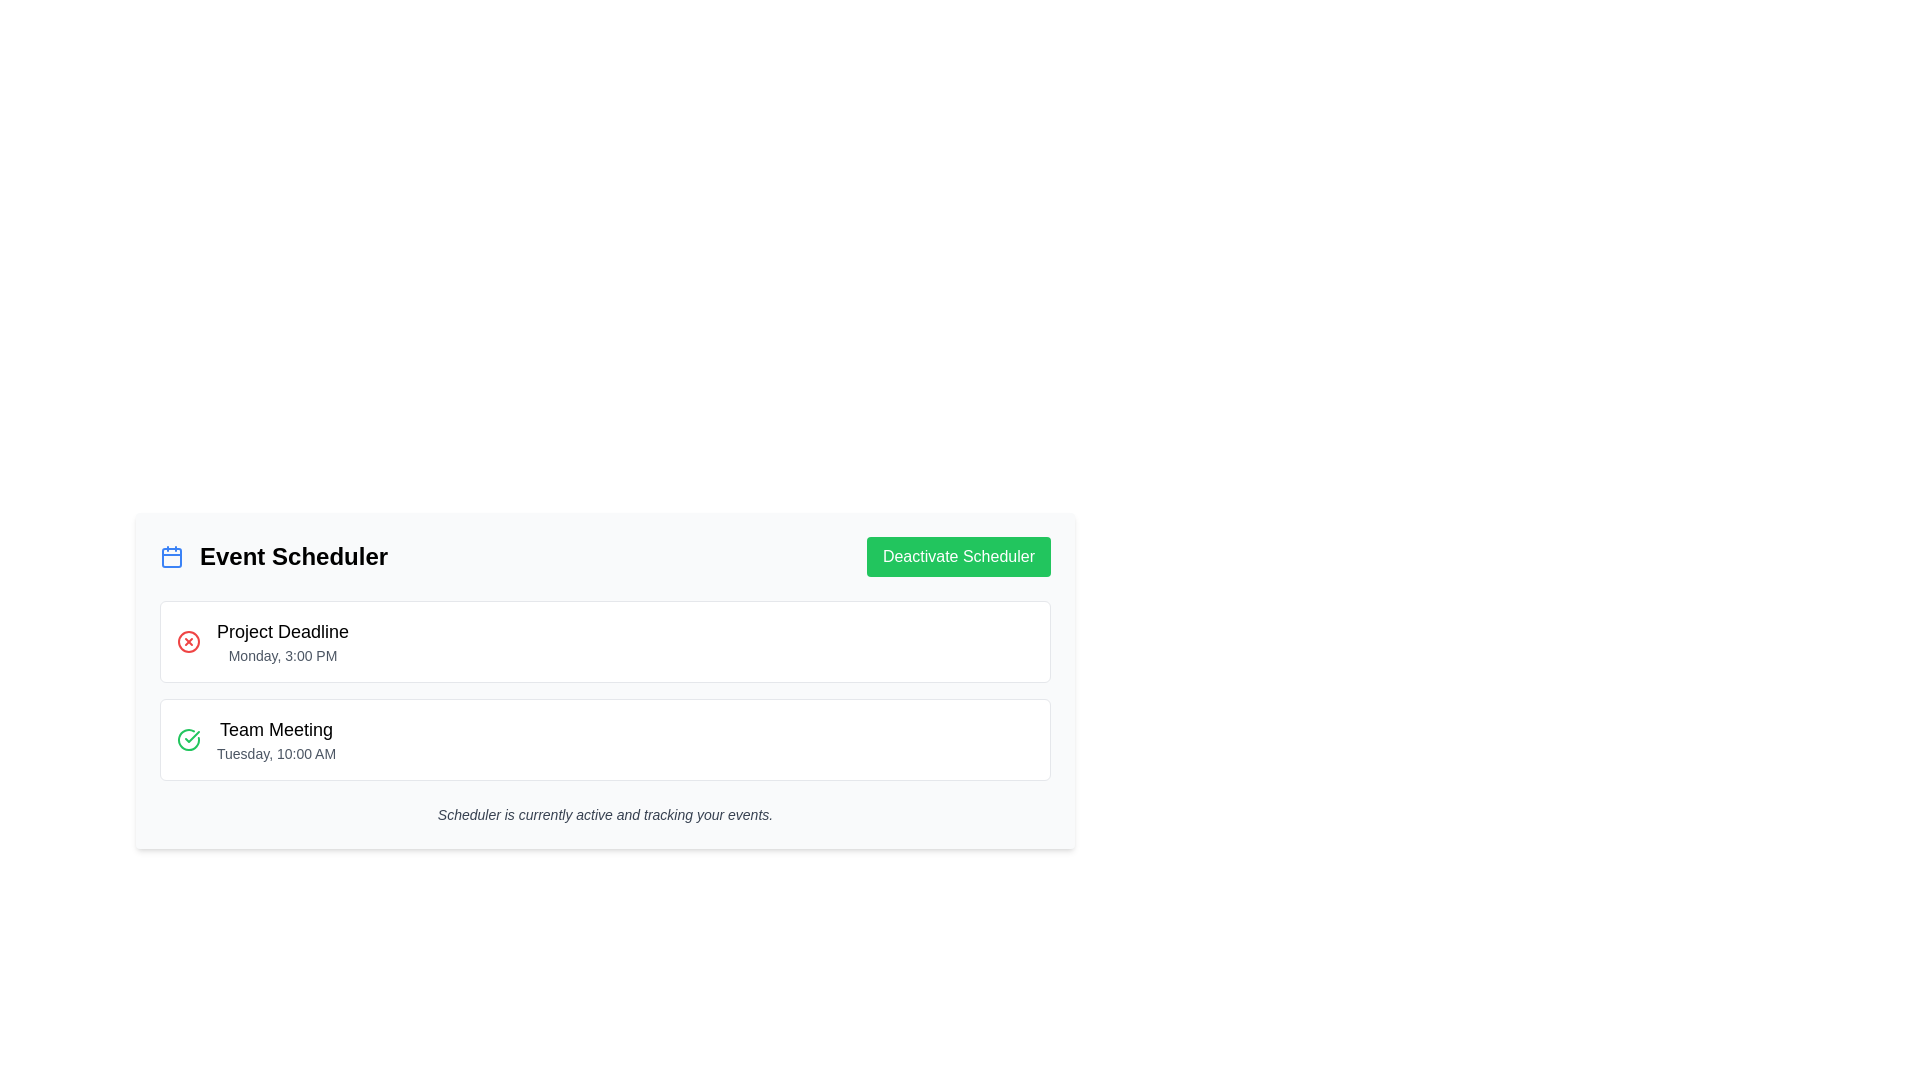 This screenshot has height=1080, width=1920. Describe the element at coordinates (172, 558) in the screenshot. I see `the main body of the calendar SVG icon, which is the graphical component styled as a rectangular shape, positioned third among its siblings` at that location.